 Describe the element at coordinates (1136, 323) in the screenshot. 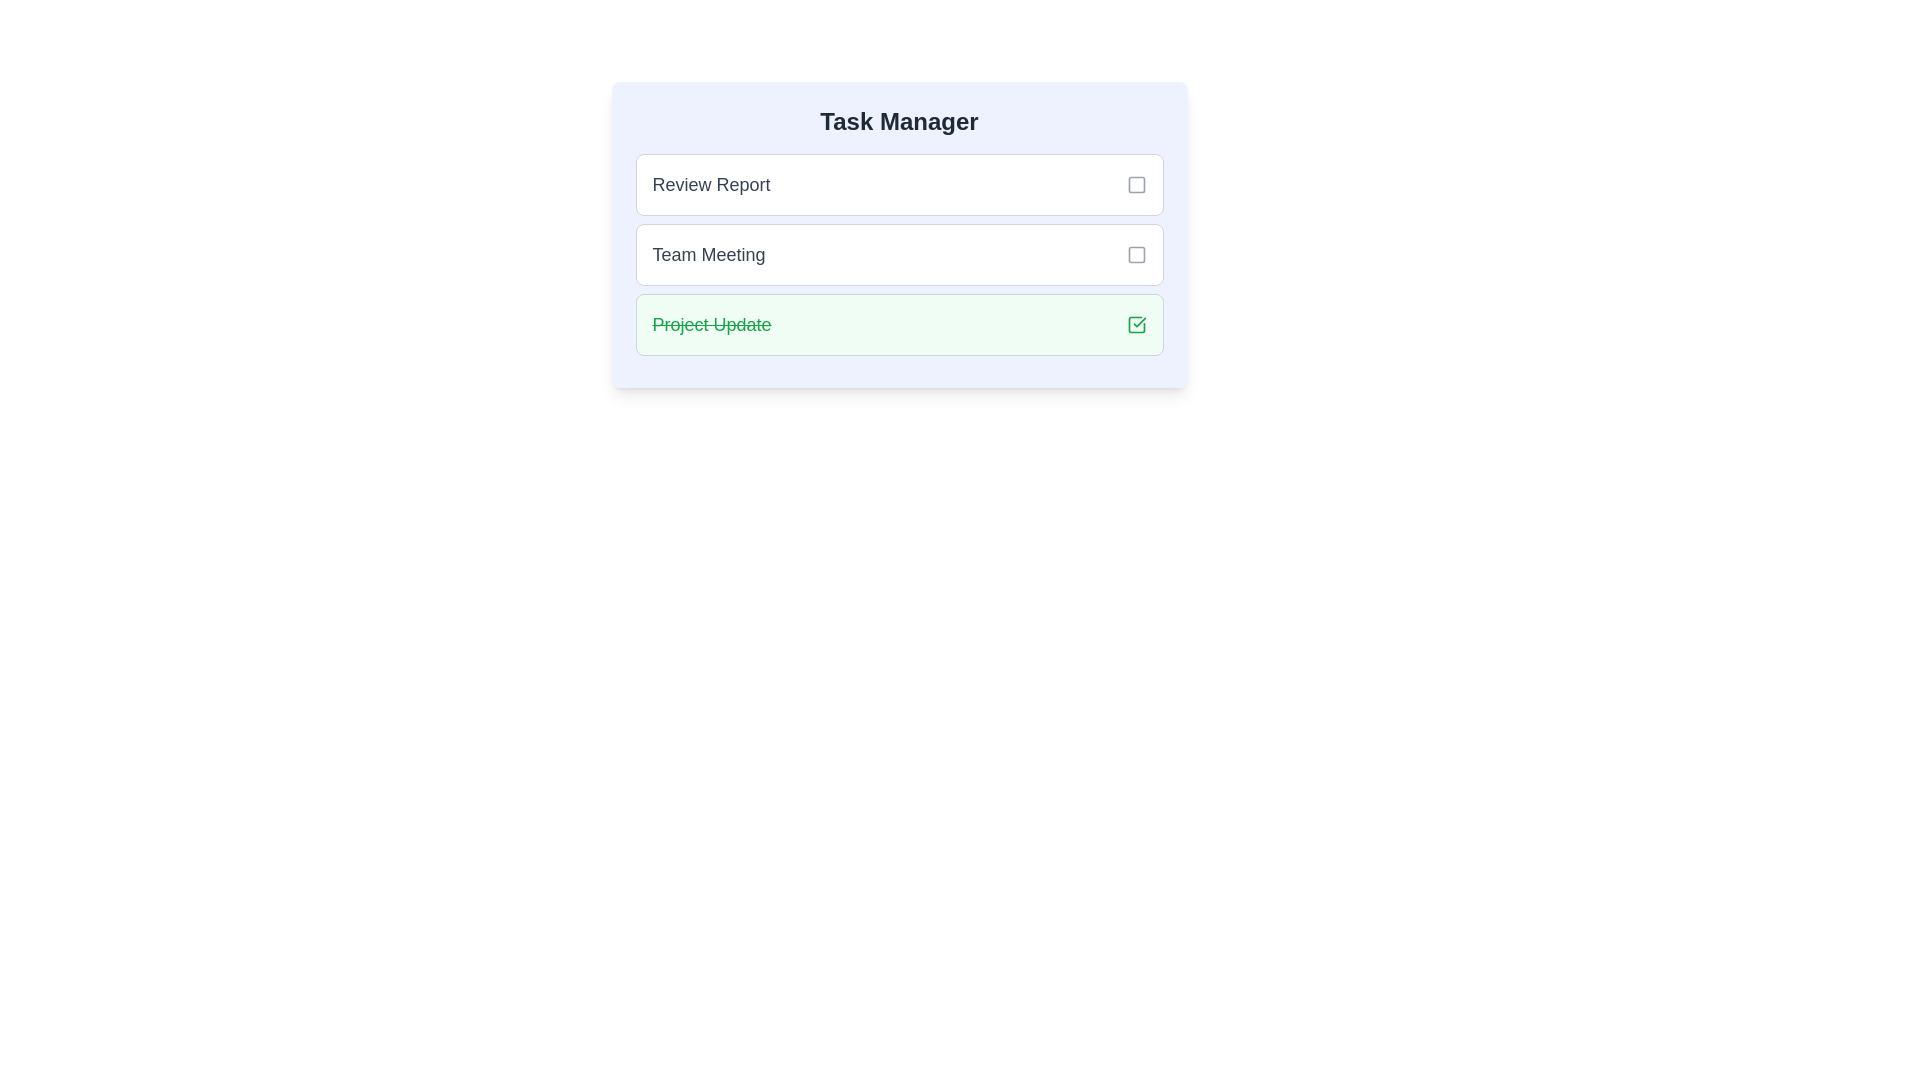

I see `the green-bordered icon with a green checkmark that signifies a completed status, located to the right of the 'Project Update' text in the Task Manager interface` at that location.